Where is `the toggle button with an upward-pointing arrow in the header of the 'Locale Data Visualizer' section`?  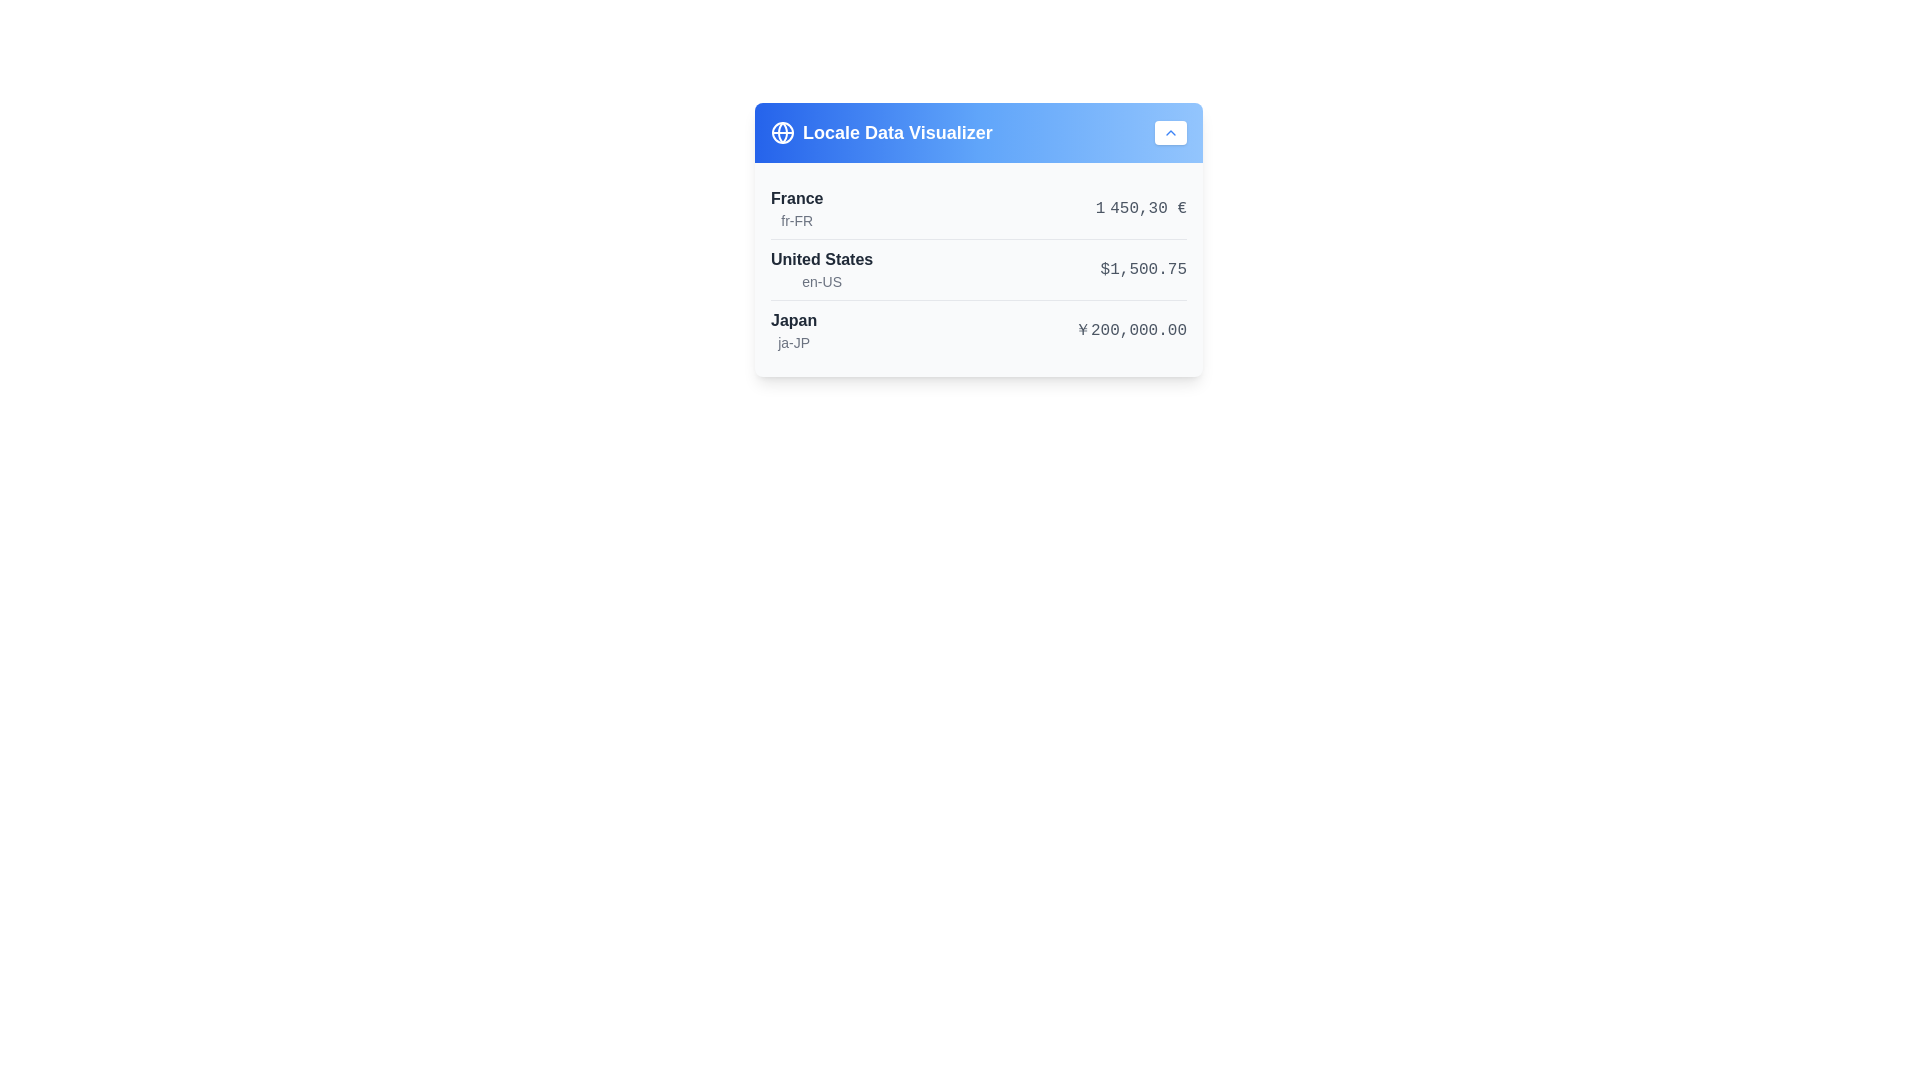 the toggle button with an upward-pointing arrow in the header of the 'Locale Data Visualizer' section is located at coordinates (1171, 132).